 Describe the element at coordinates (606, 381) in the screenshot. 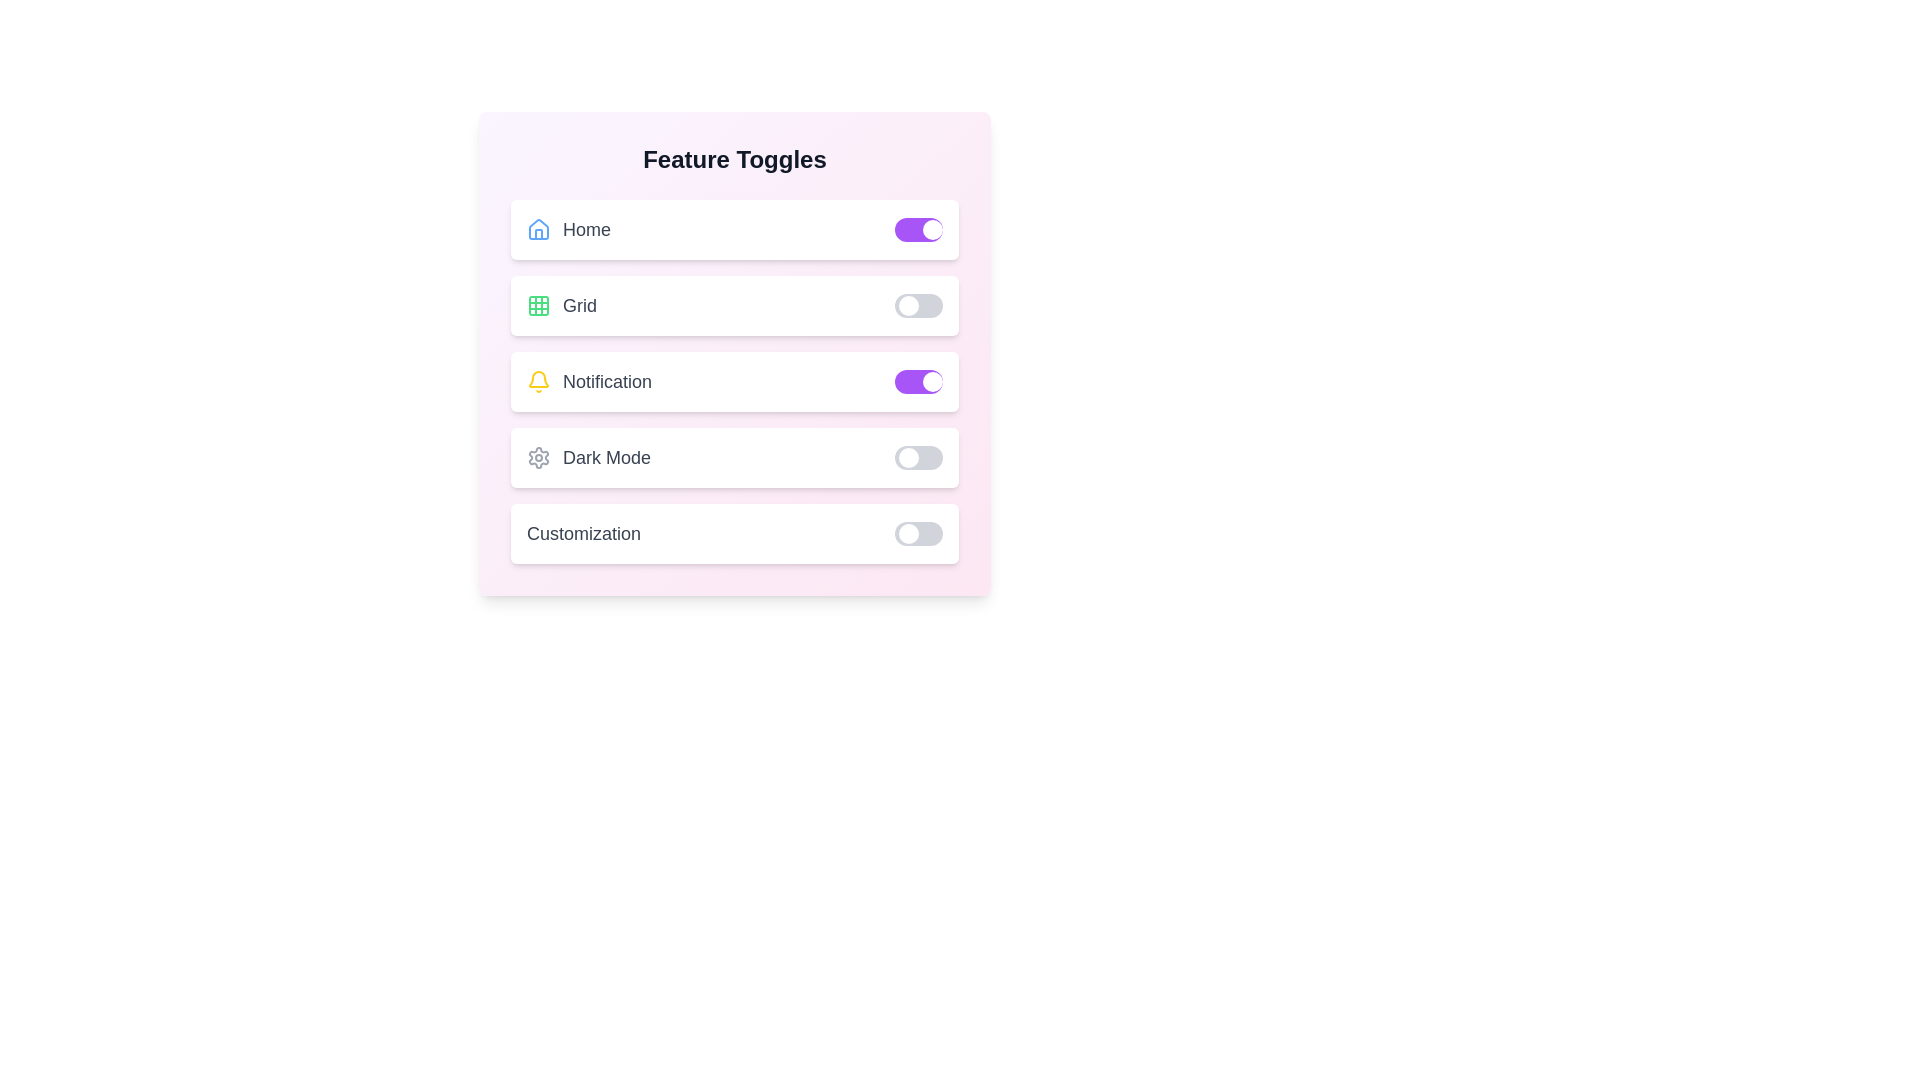

I see `the text label indicating the notification feature next to the yellow bell icon, which is located in the third row of a vertically stacked list inside a card-like layout` at that location.